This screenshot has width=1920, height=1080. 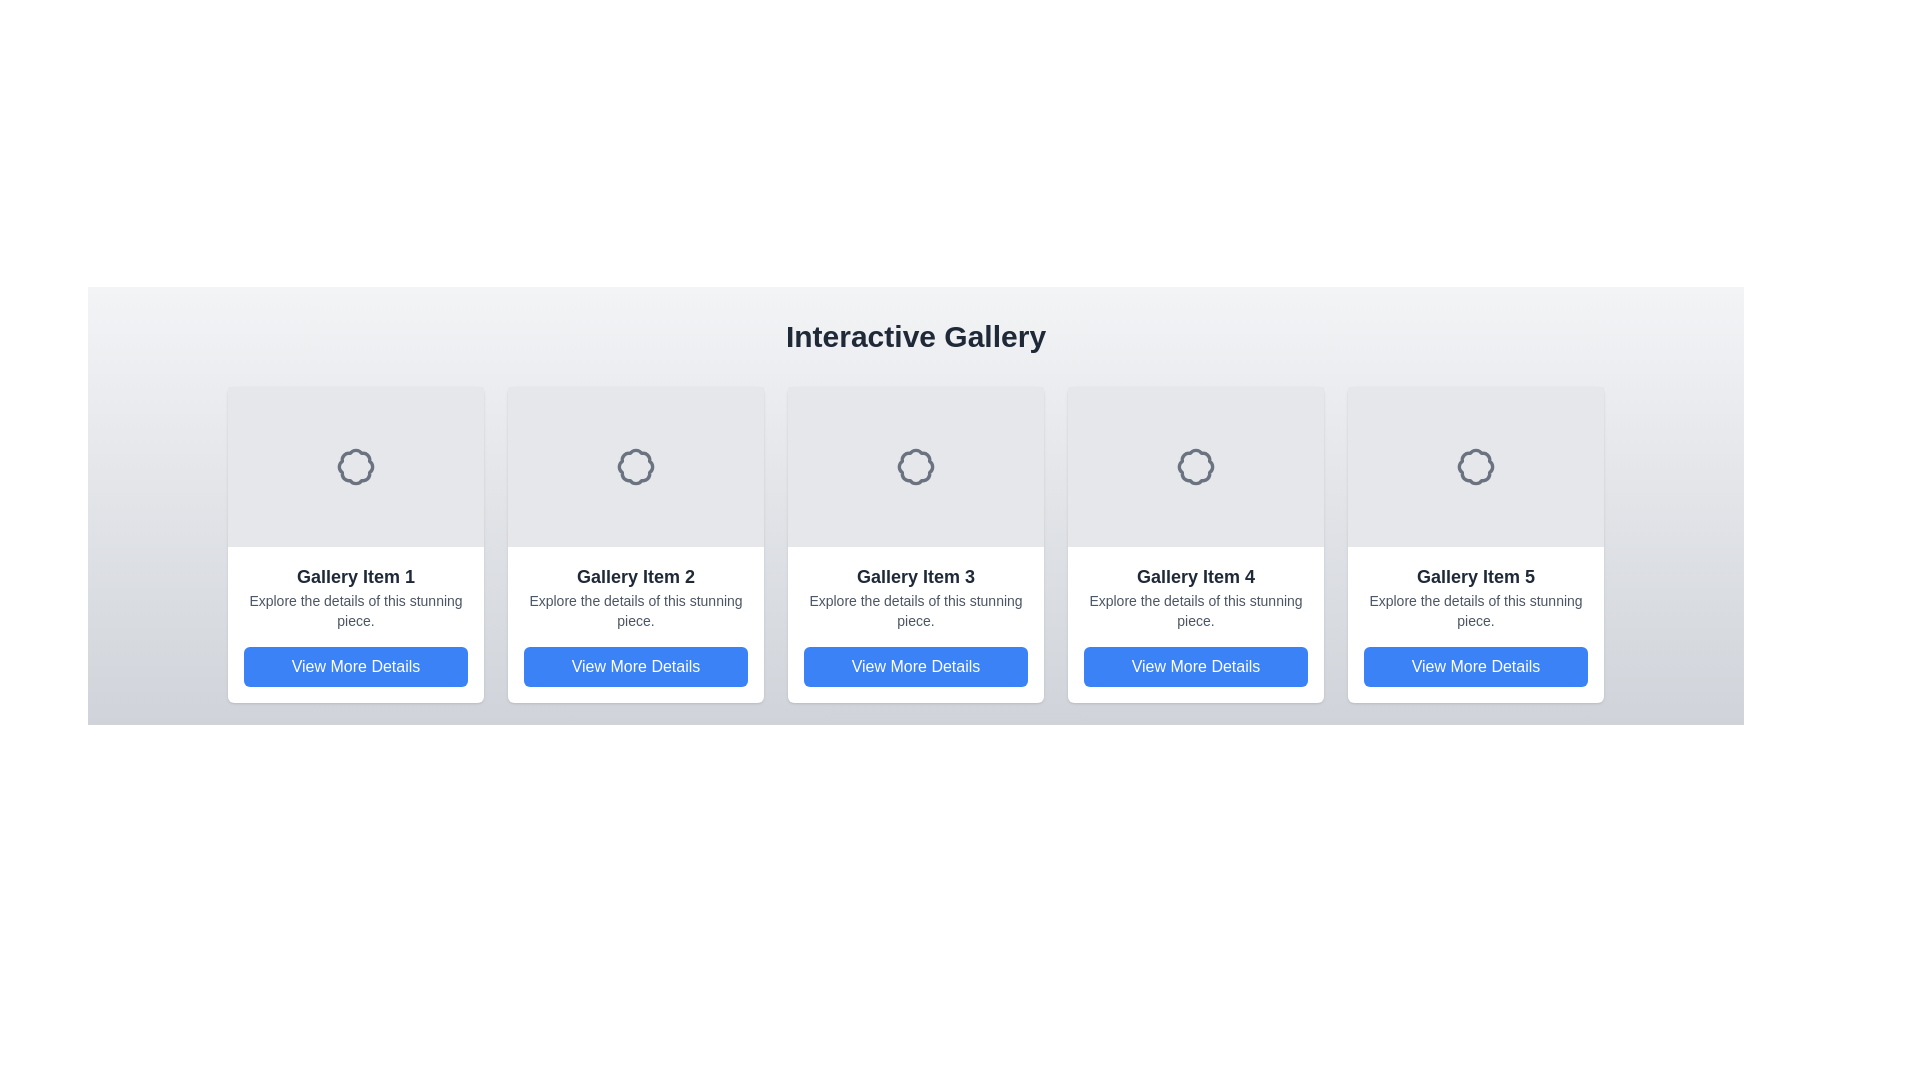 I want to click on the rectangular button labeled 'View More Details' with a blue background located in the bottom section of the card 'Gallery Item 5', so click(x=1476, y=667).